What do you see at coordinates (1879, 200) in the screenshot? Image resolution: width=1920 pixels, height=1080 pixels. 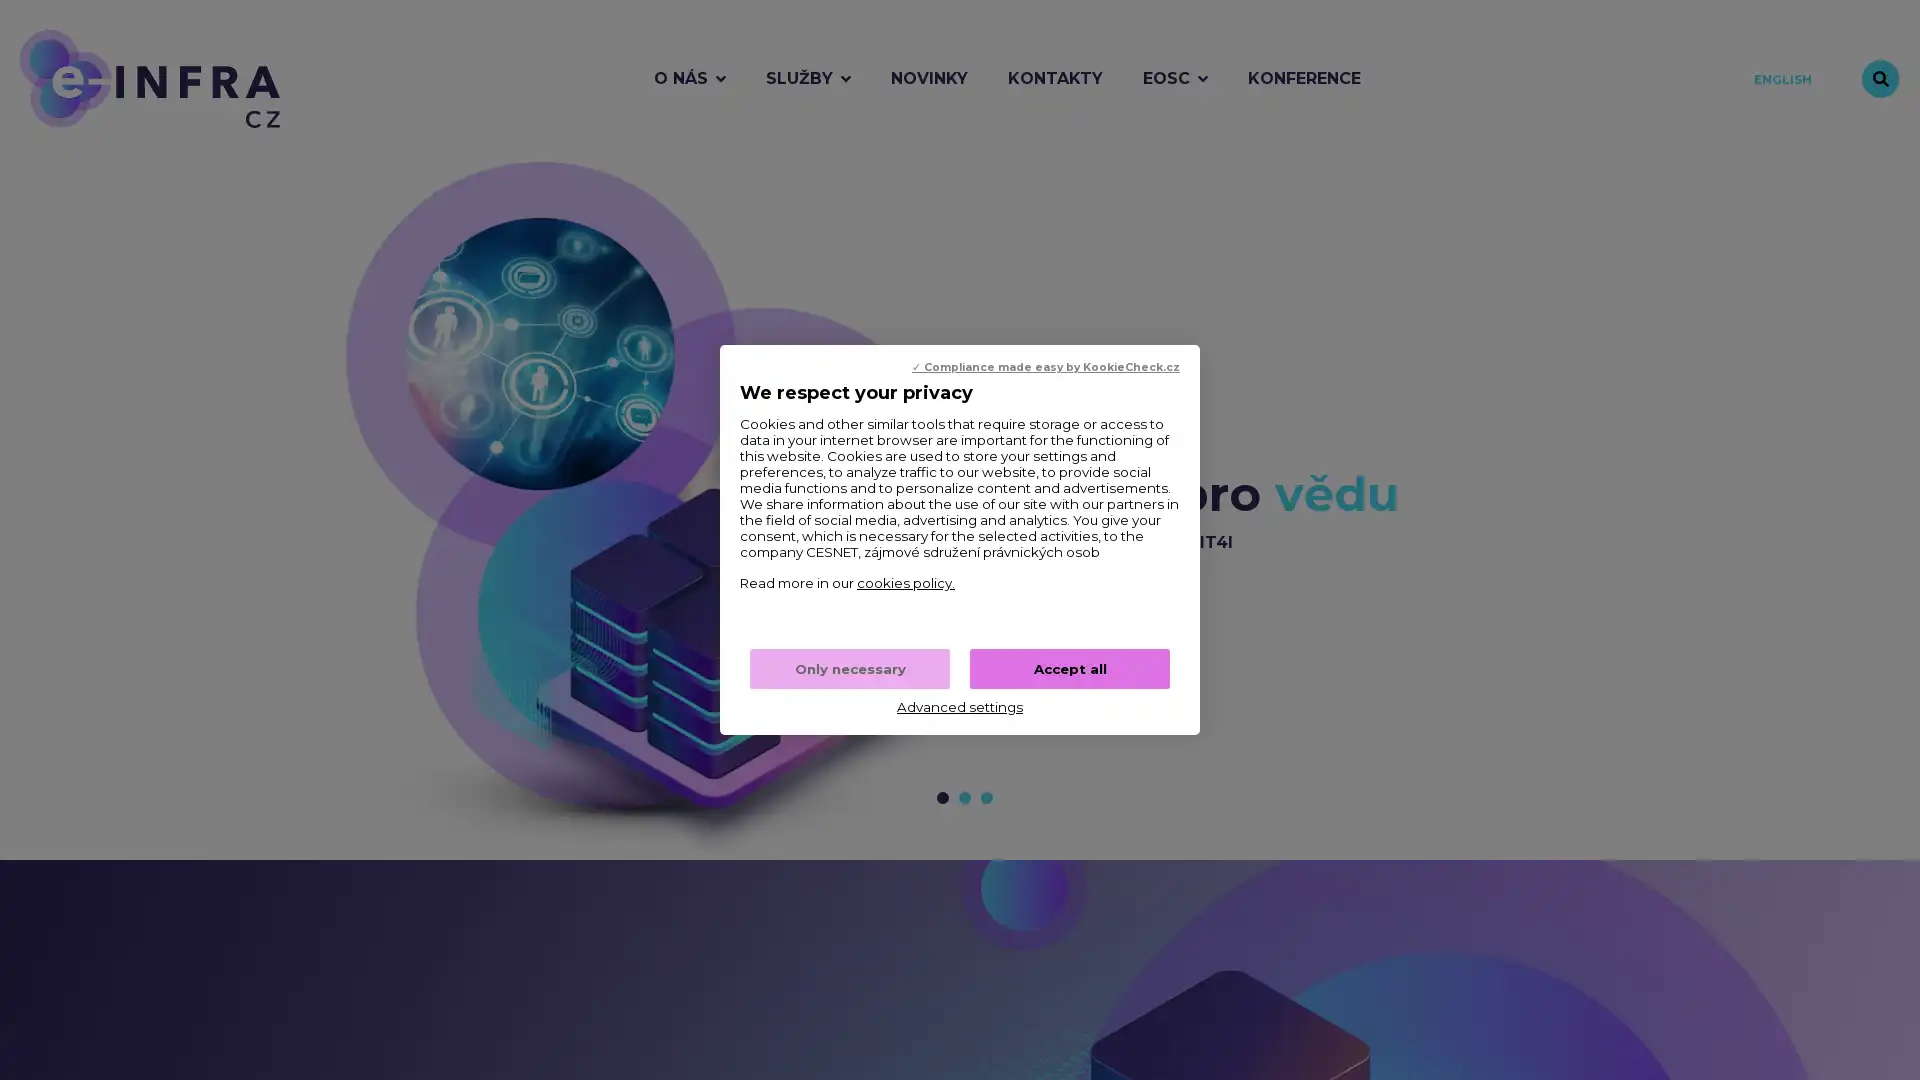 I see `Zastavit animaci` at bounding box center [1879, 200].